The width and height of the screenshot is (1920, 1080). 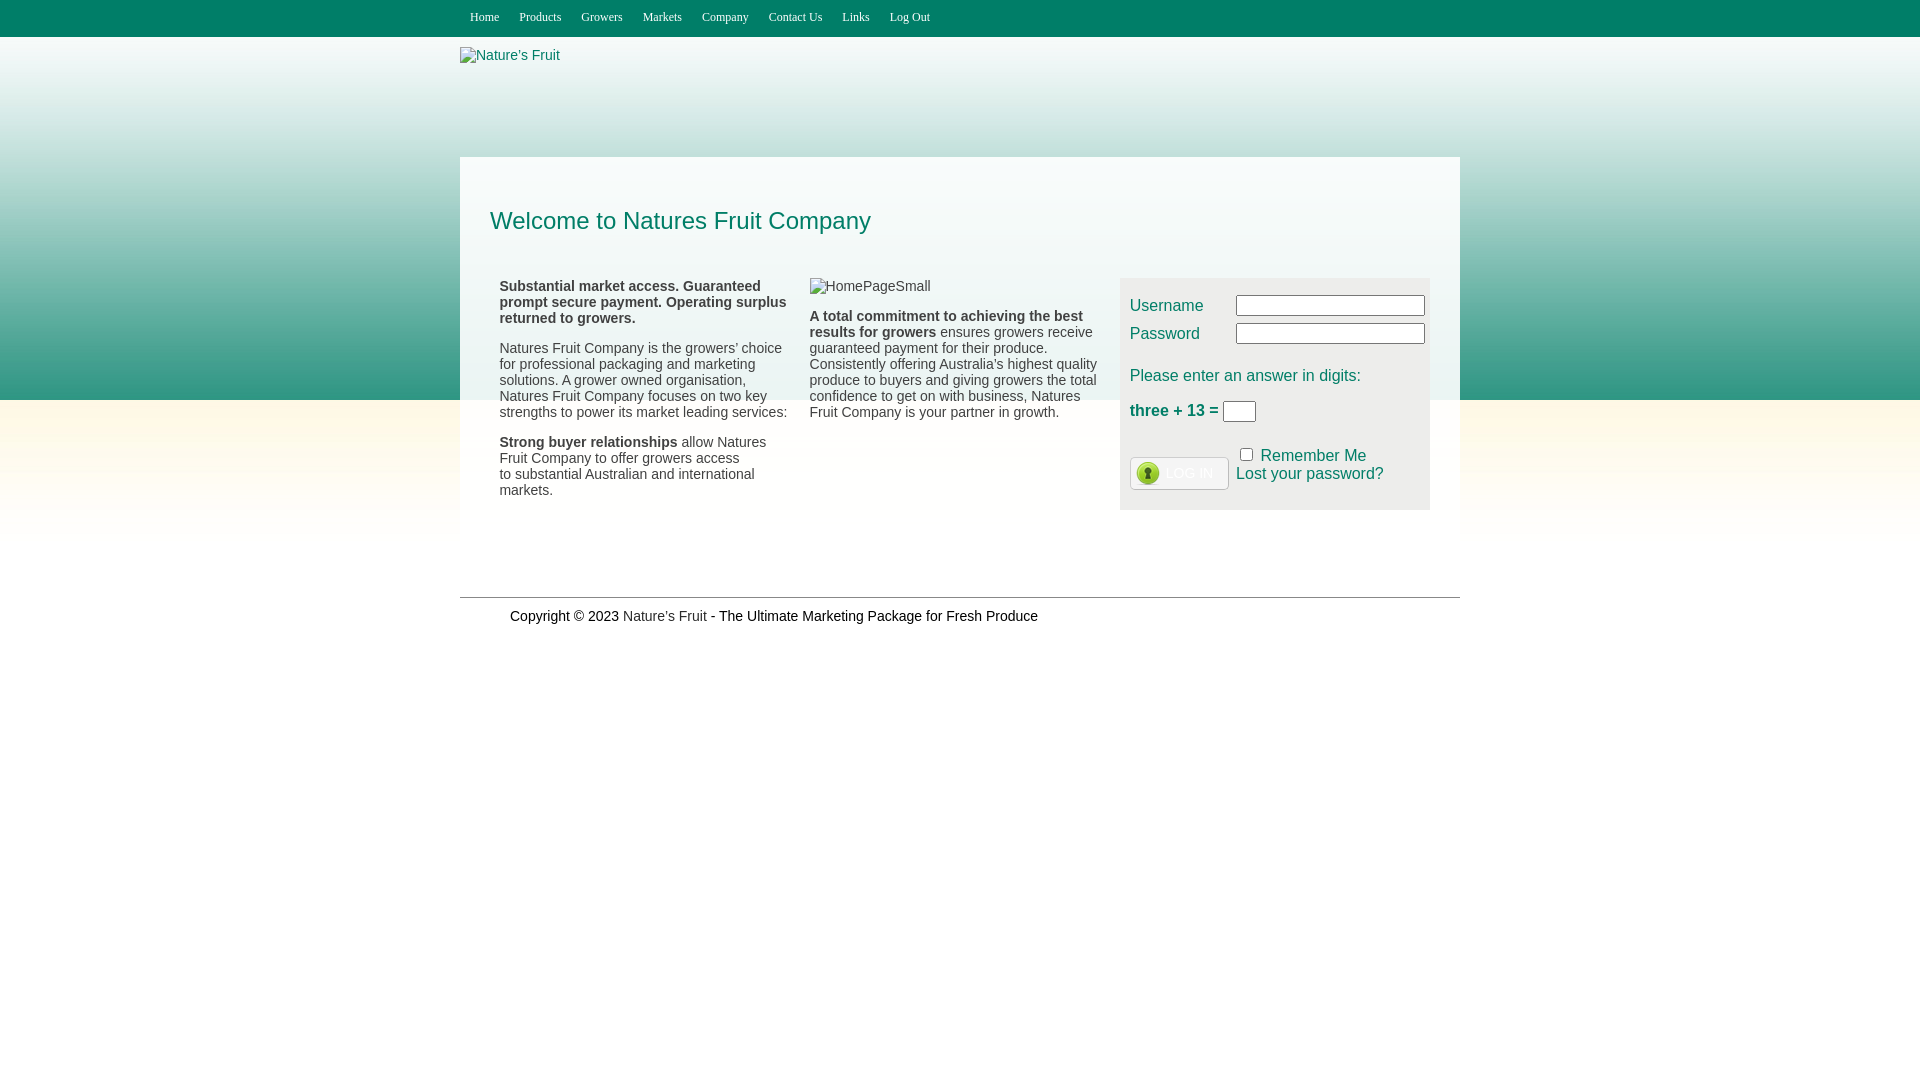 What do you see at coordinates (662, 17) in the screenshot?
I see `'Markets'` at bounding box center [662, 17].